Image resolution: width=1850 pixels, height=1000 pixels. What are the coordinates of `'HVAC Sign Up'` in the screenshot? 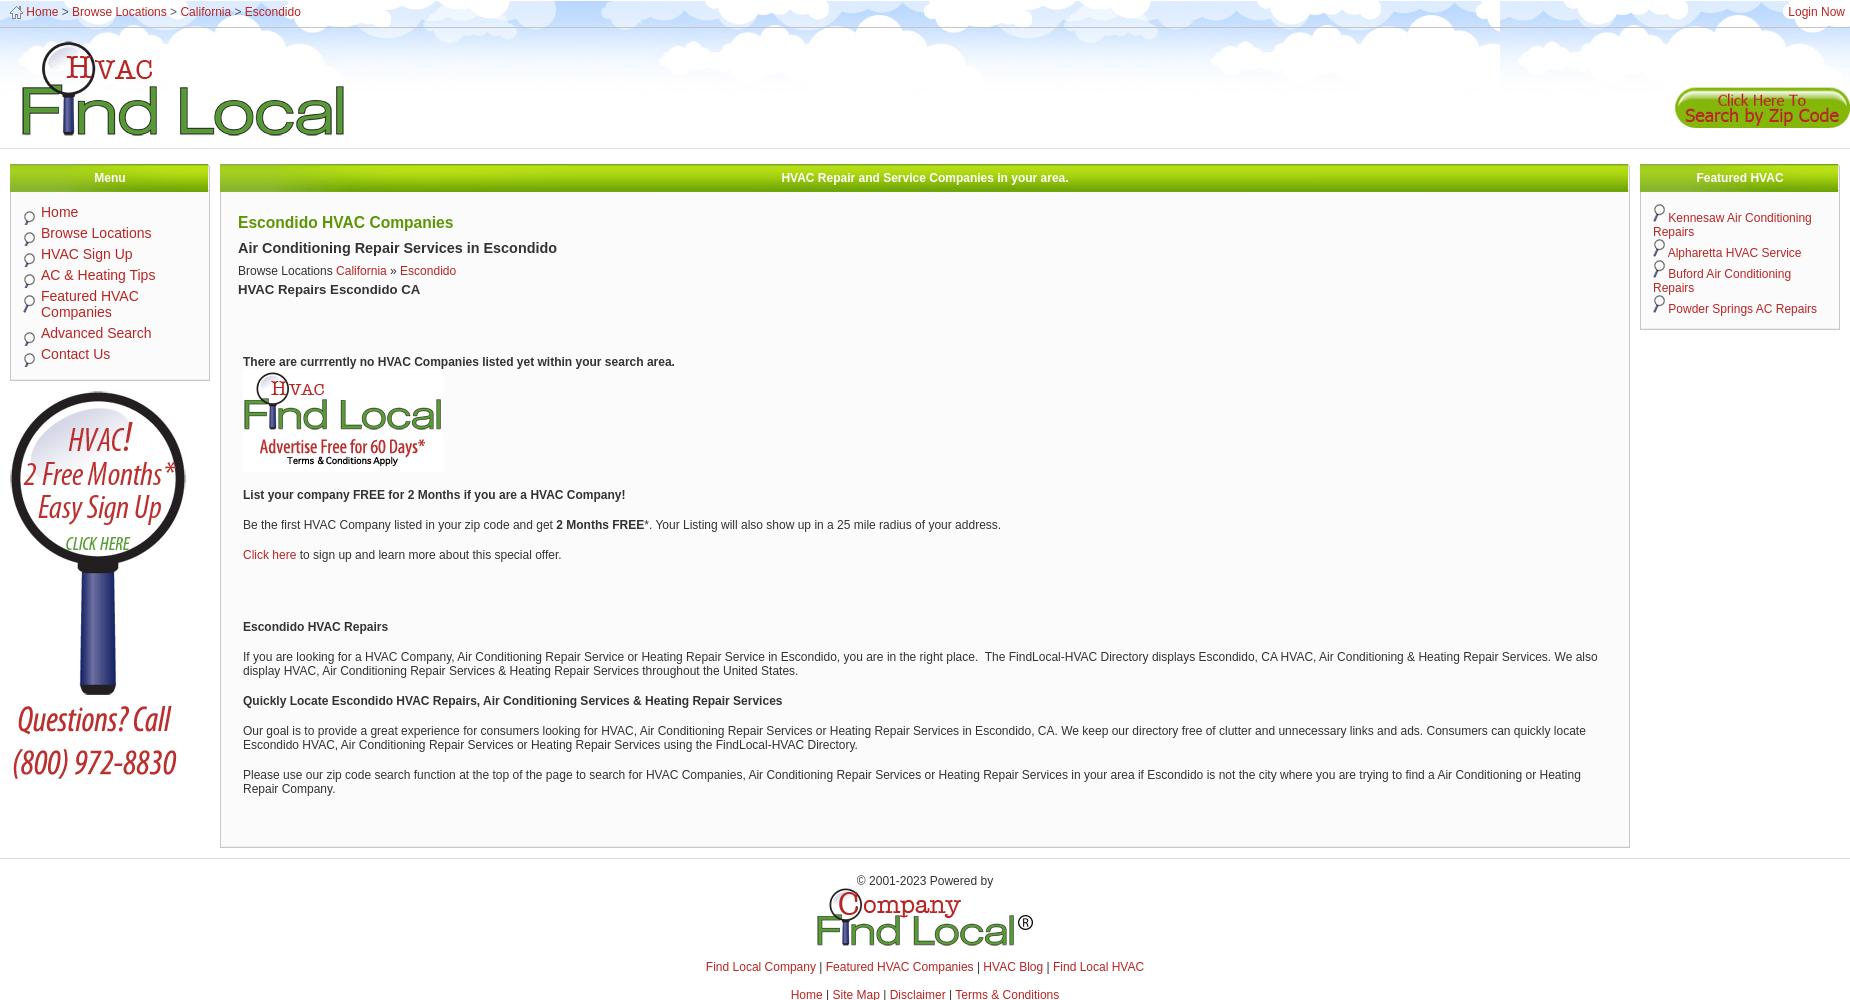 It's located at (85, 254).